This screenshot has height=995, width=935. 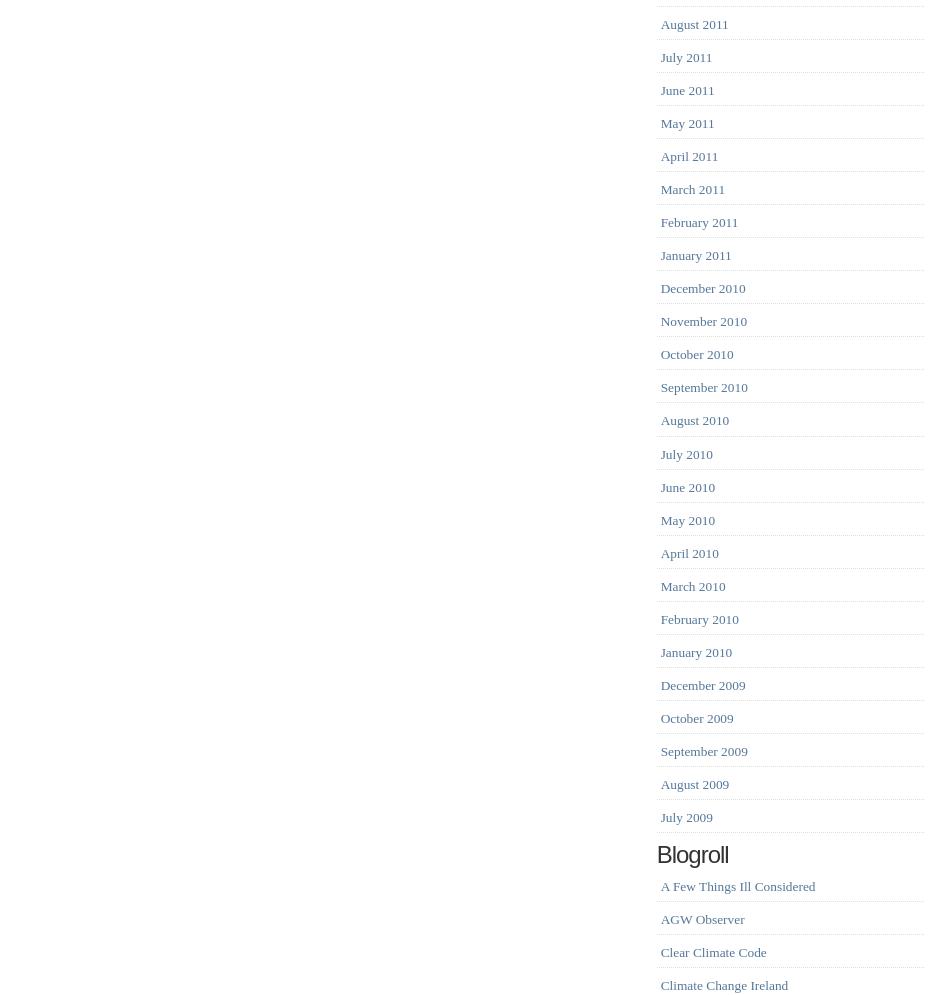 I want to click on 'August 2011', so click(x=692, y=23).